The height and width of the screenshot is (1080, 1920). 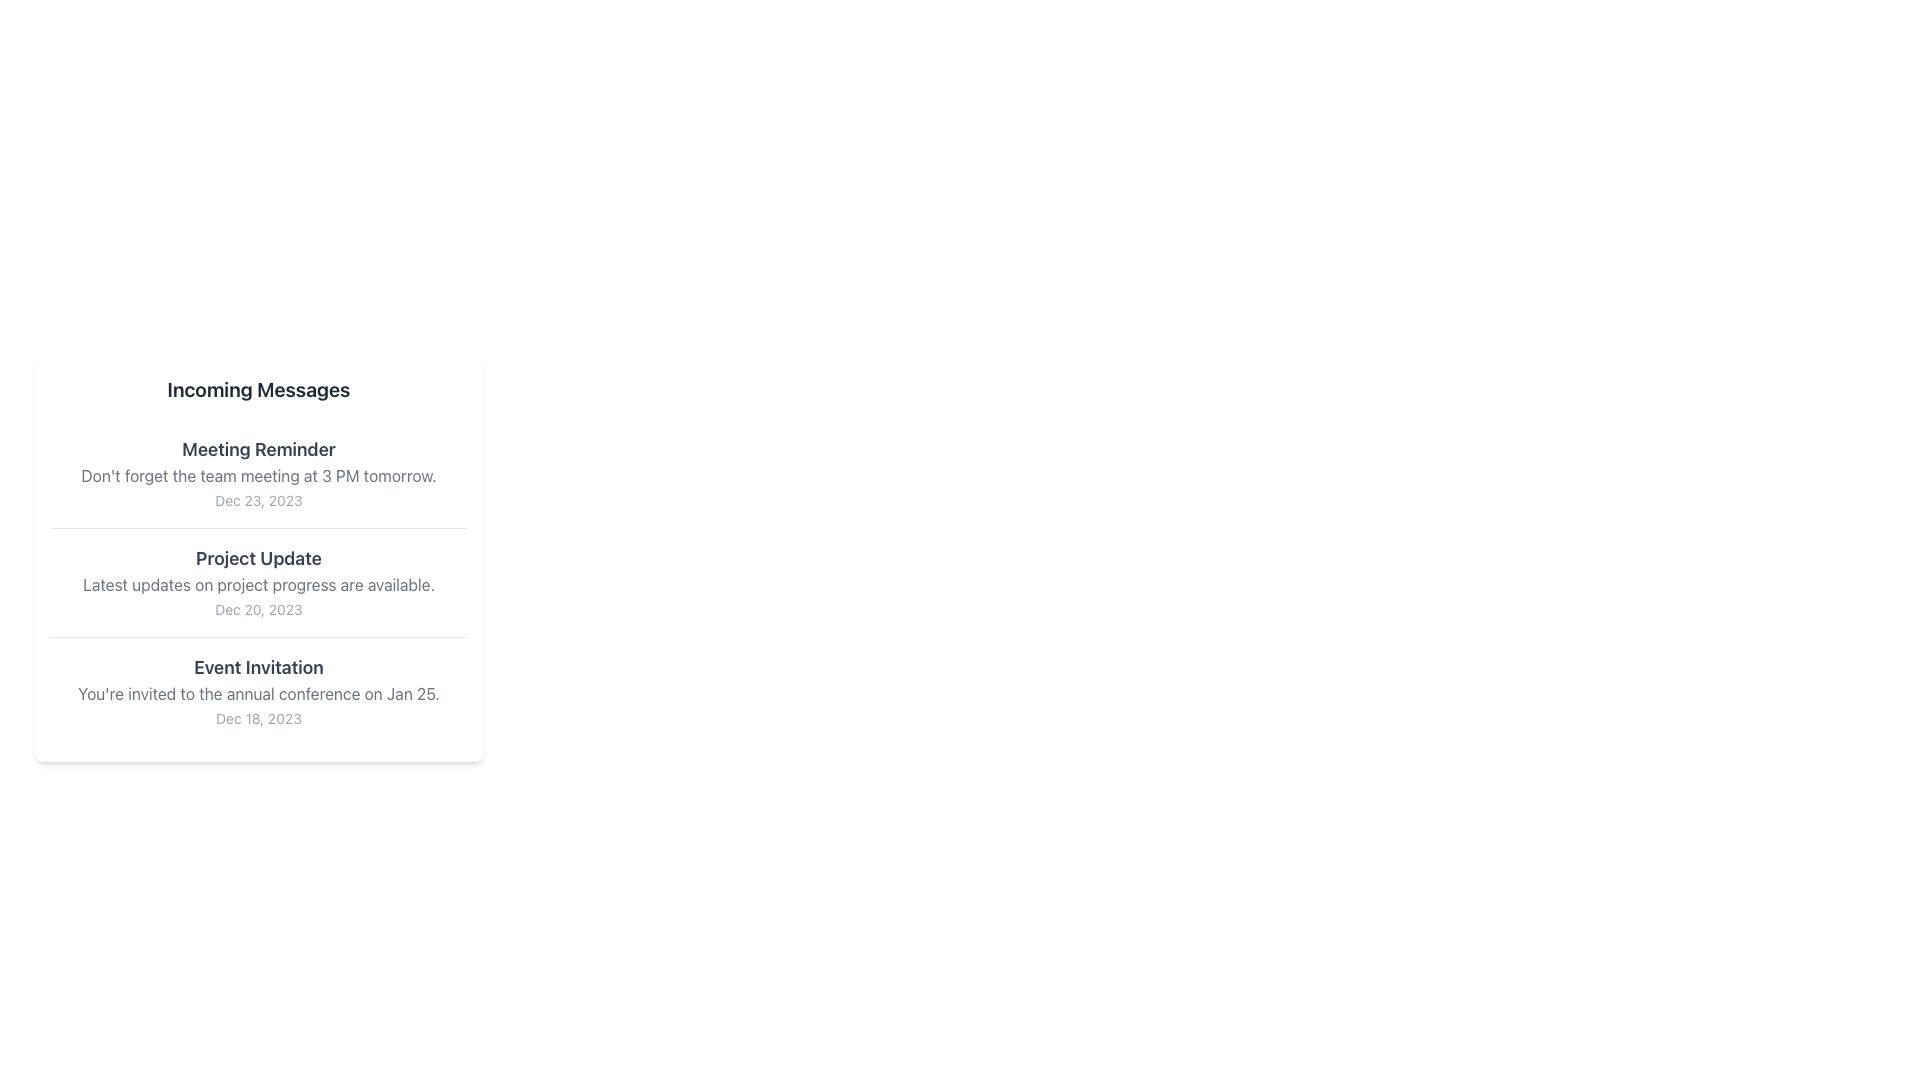 I want to click on the text header labeled 'Incoming Messages' which is displayed in bold, large dark gray font at the top of a white card-like structure, so click(x=258, y=389).